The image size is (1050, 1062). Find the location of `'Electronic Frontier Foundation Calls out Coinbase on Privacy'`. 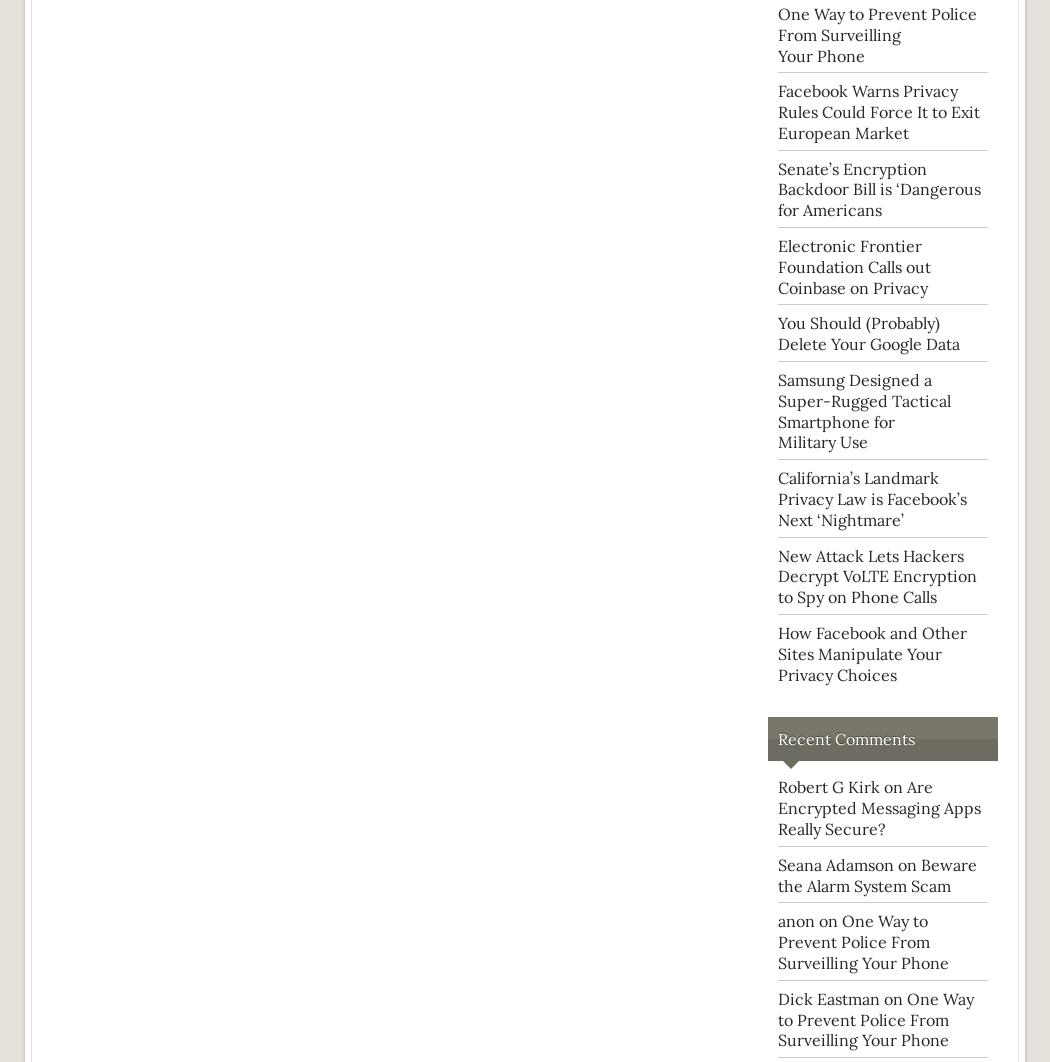

'Electronic Frontier Foundation Calls out Coinbase on Privacy' is located at coordinates (854, 266).